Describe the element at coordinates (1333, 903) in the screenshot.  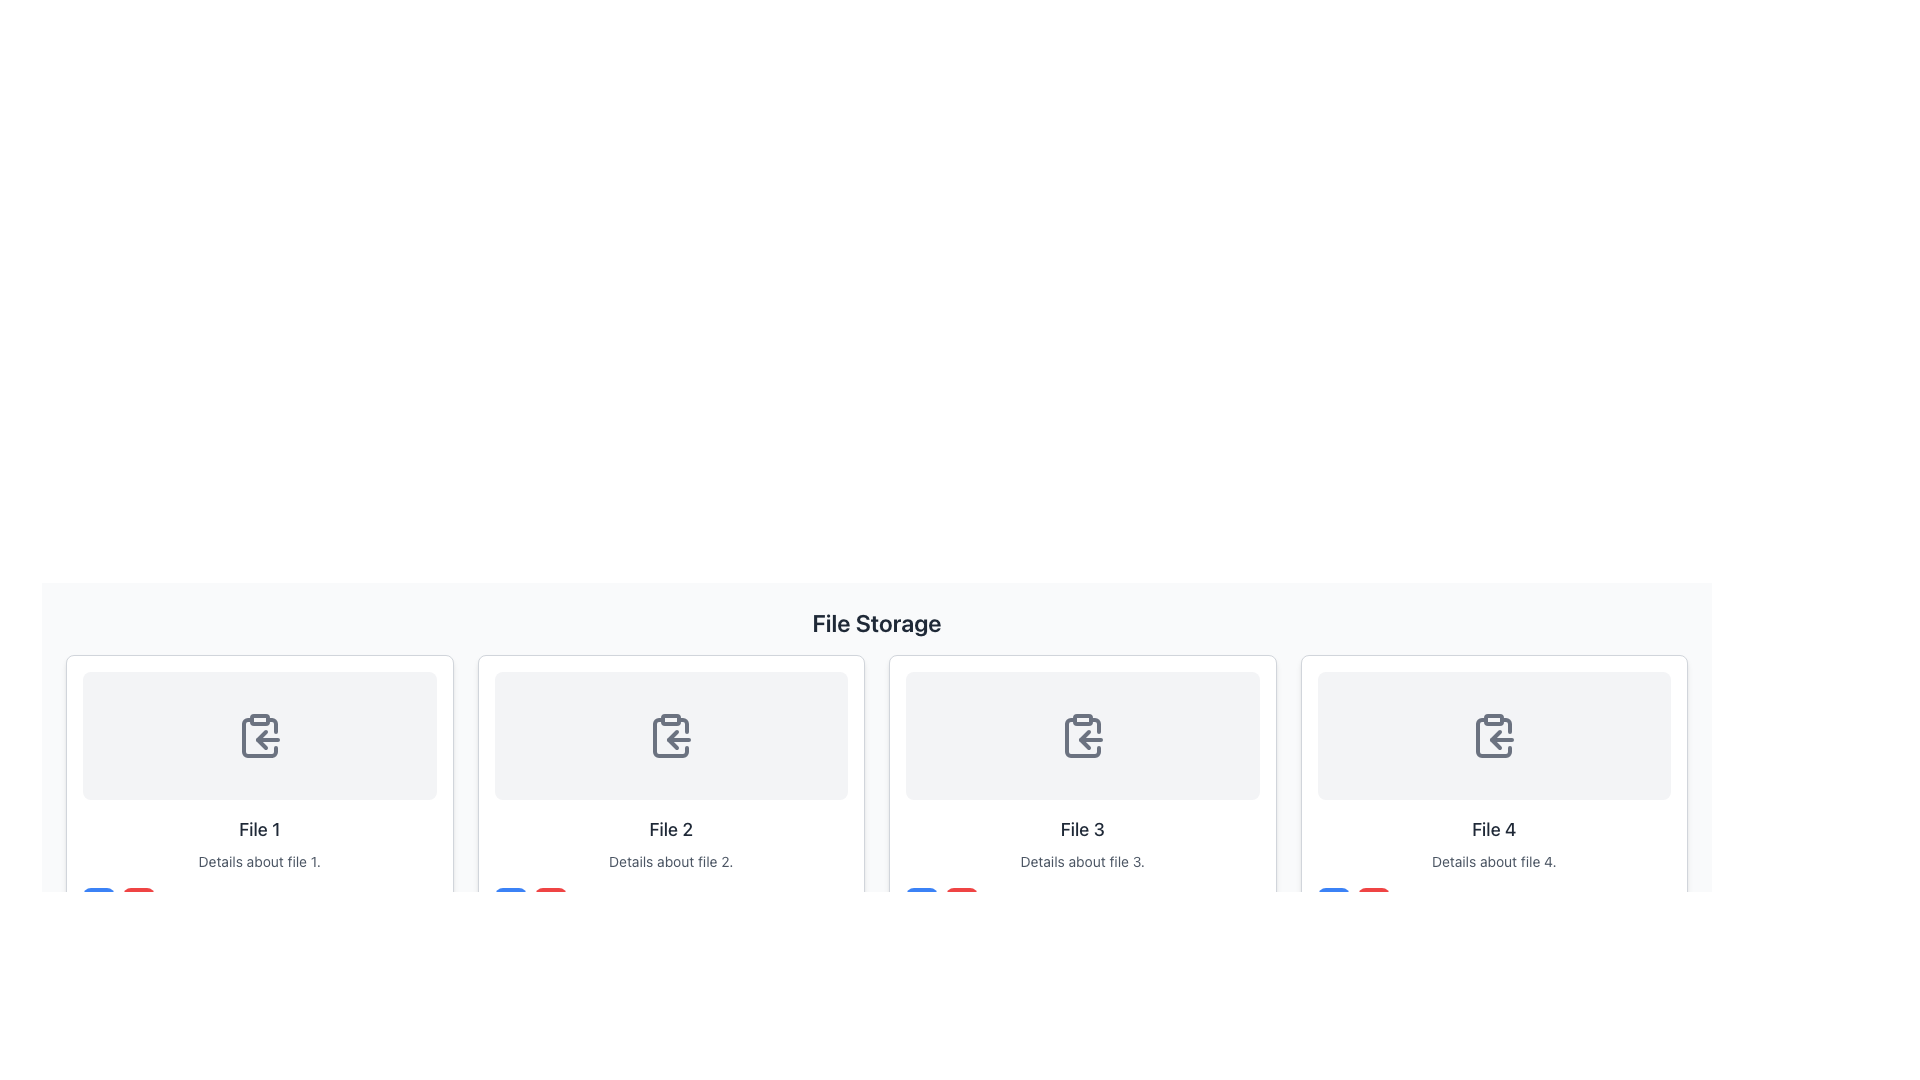
I see `the leftmost button located at the bottom of the 'File 4' card` at that location.